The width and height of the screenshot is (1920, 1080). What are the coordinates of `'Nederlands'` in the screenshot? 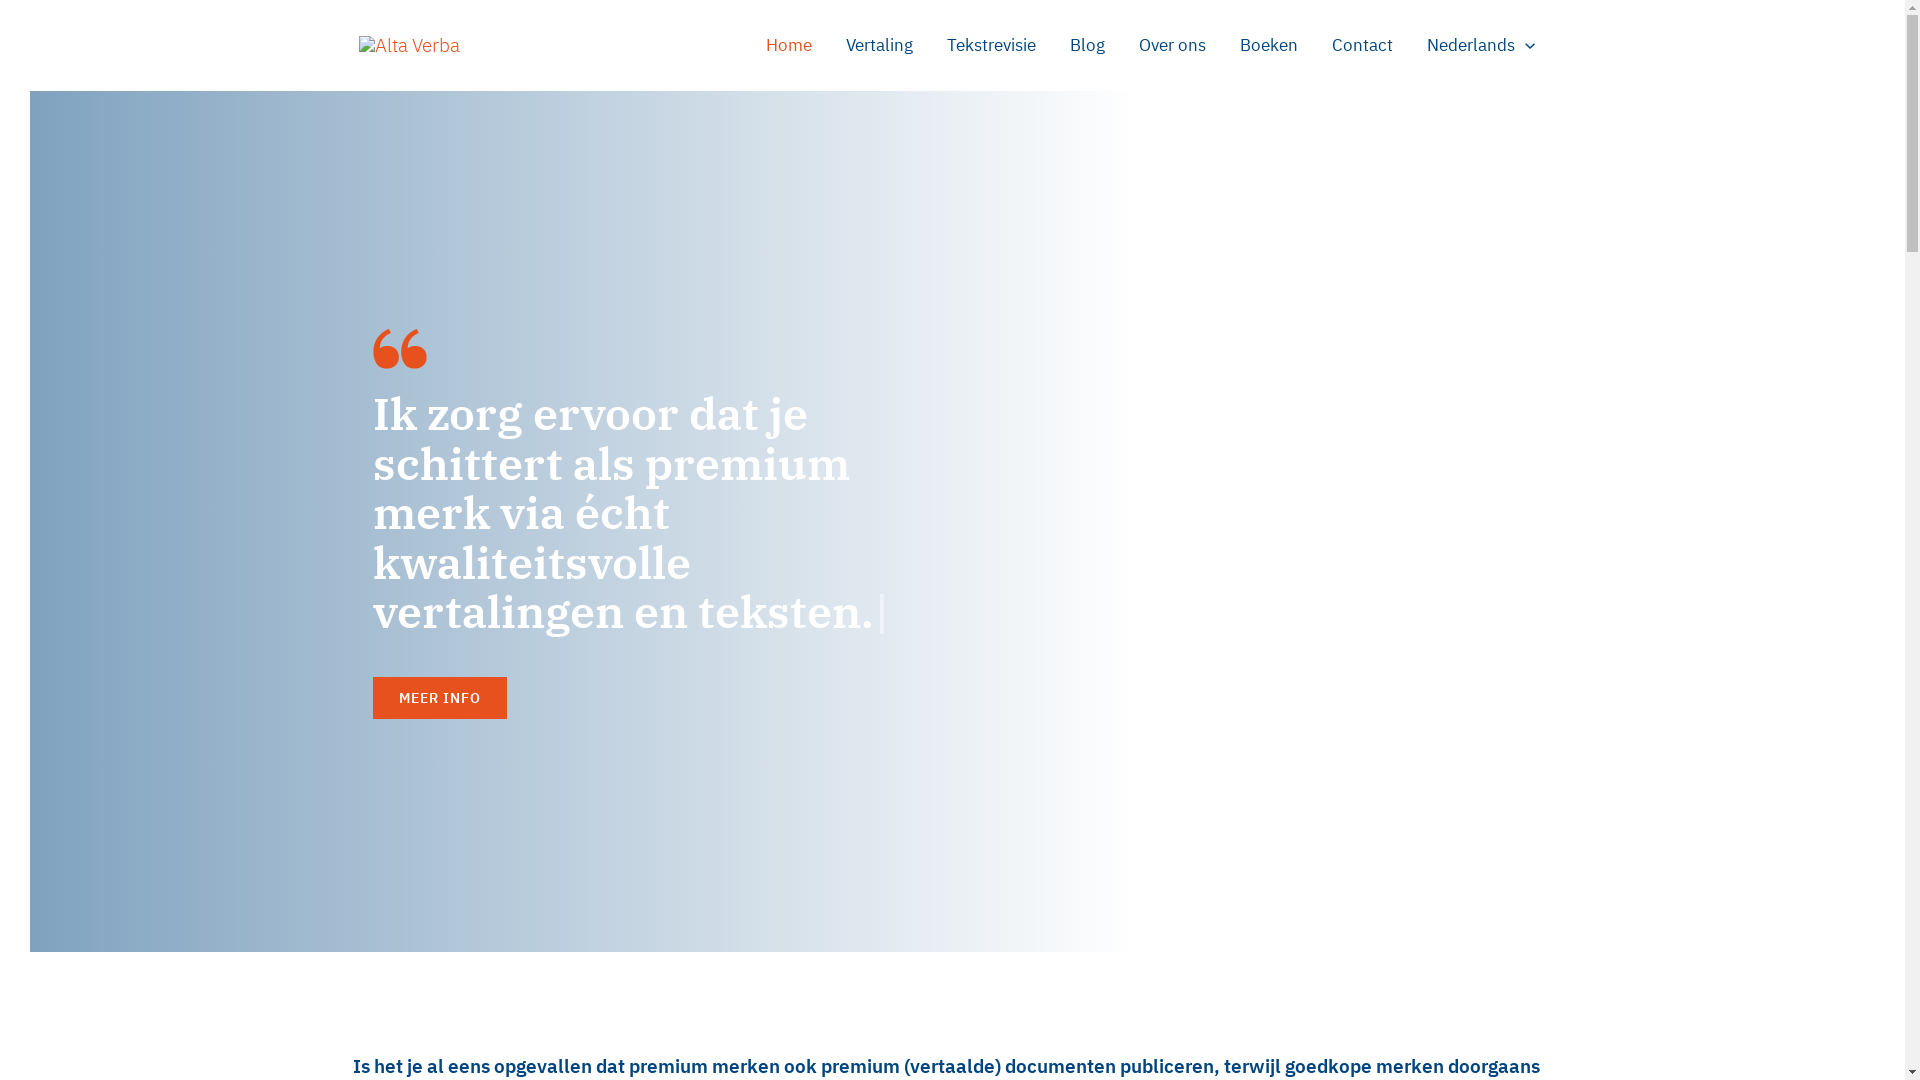 It's located at (1409, 45).